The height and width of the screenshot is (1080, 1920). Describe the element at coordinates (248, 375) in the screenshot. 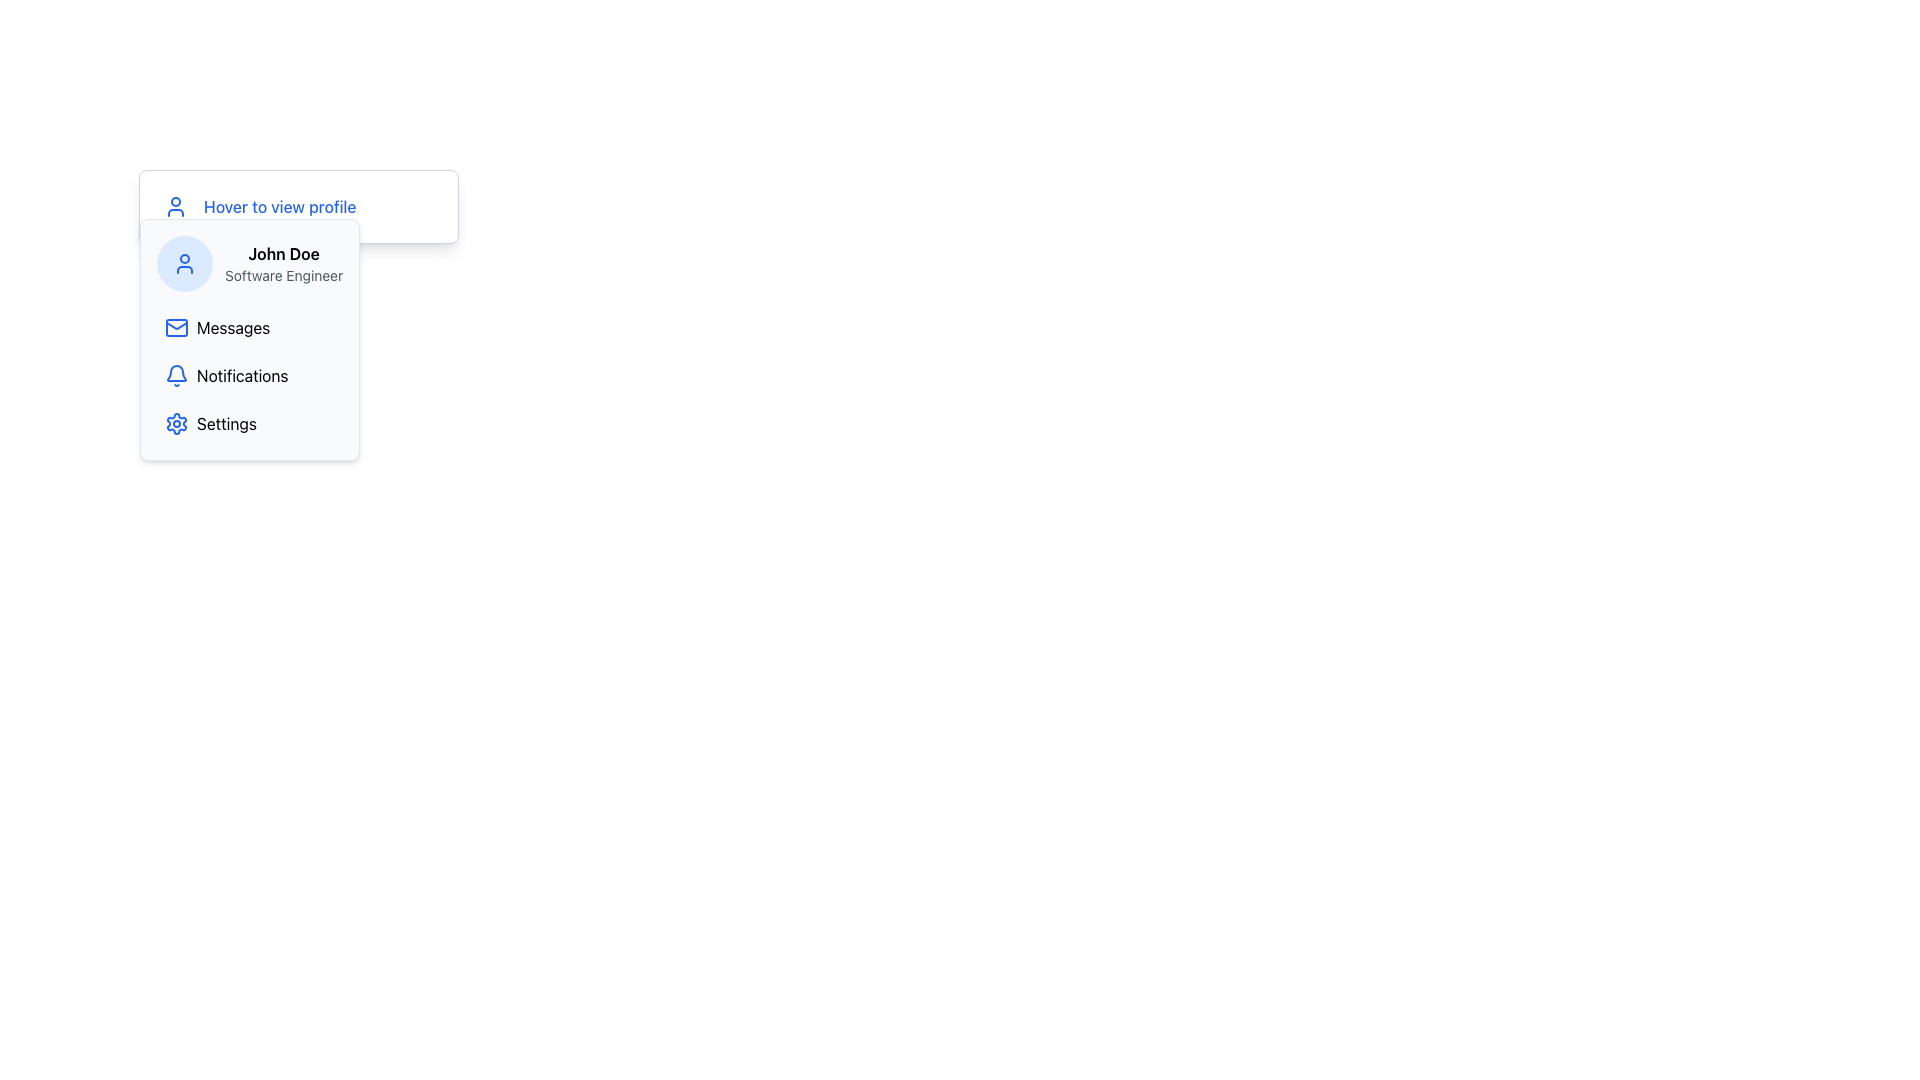

I see `the 'Notifications' menu item, which is the second item in the dropdown menu, featuring a blue bell icon and a white background` at that location.